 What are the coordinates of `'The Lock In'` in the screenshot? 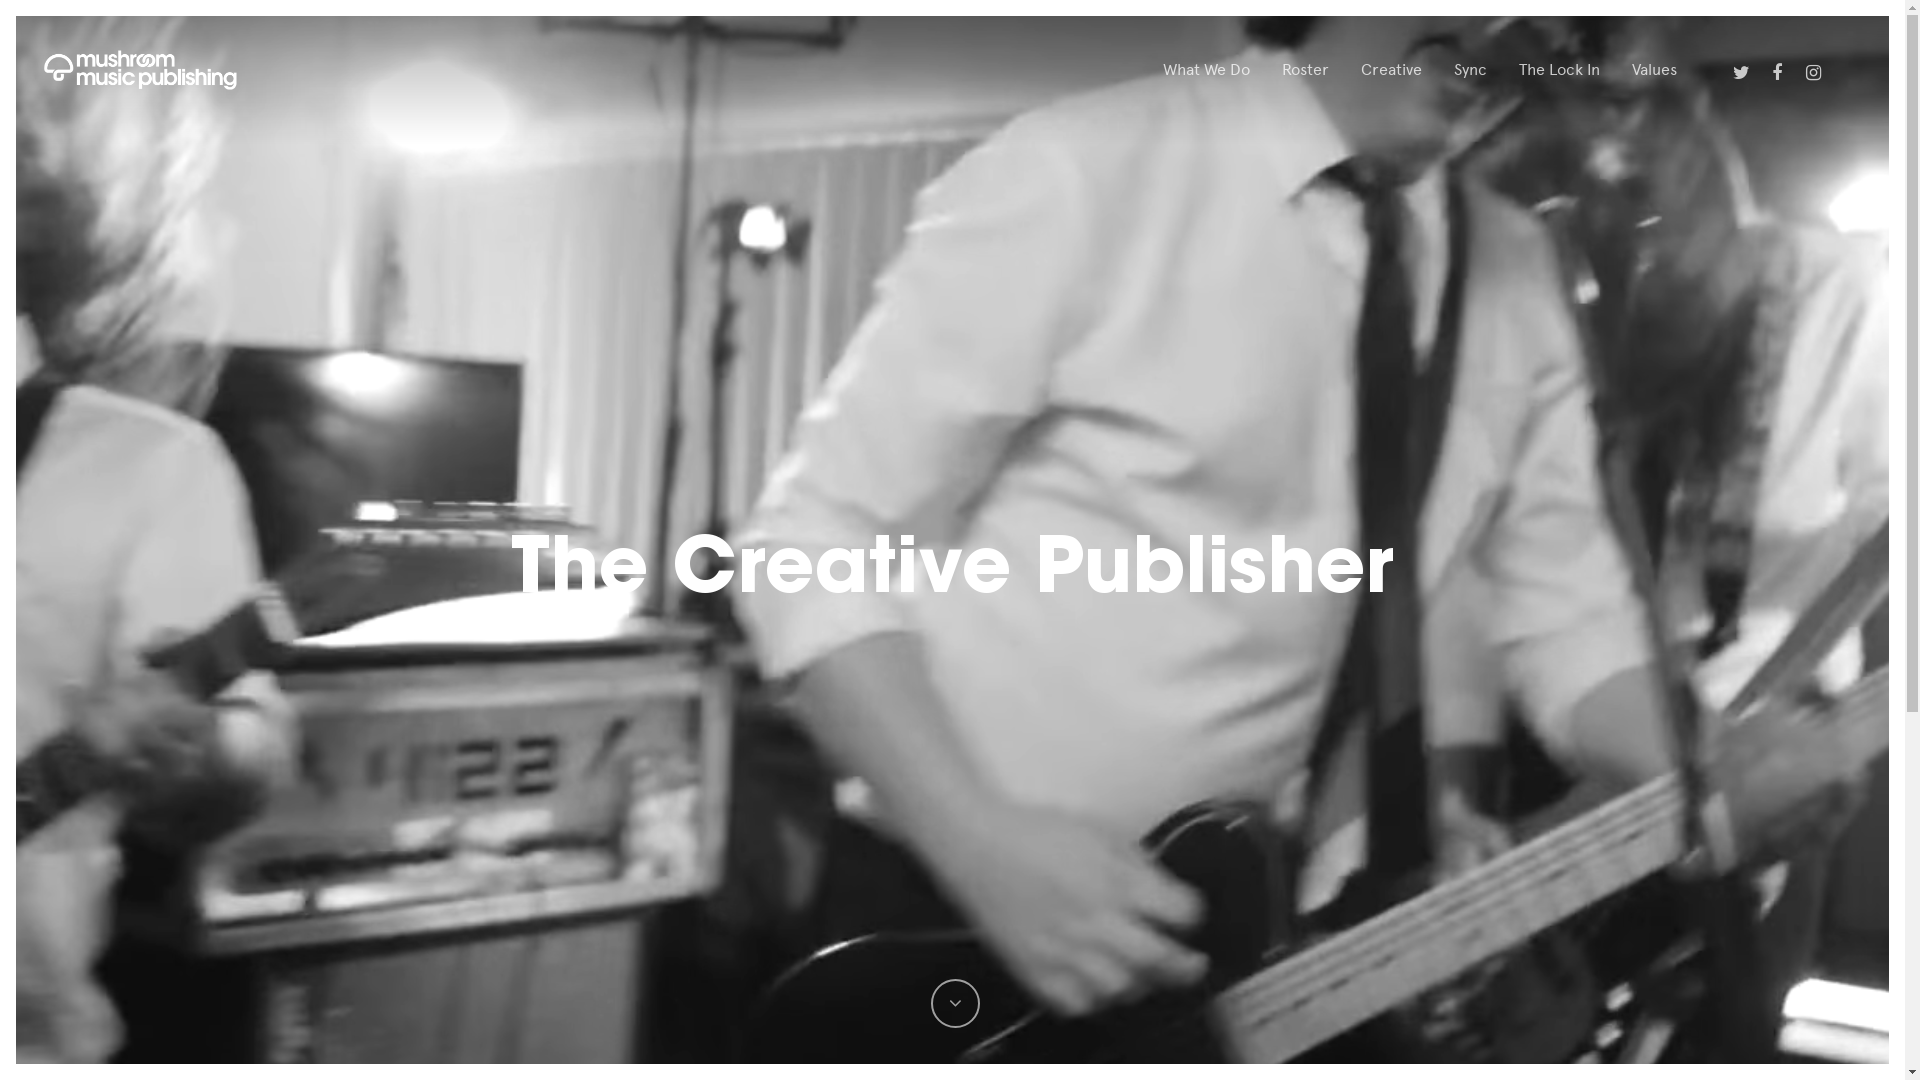 It's located at (1558, 68).